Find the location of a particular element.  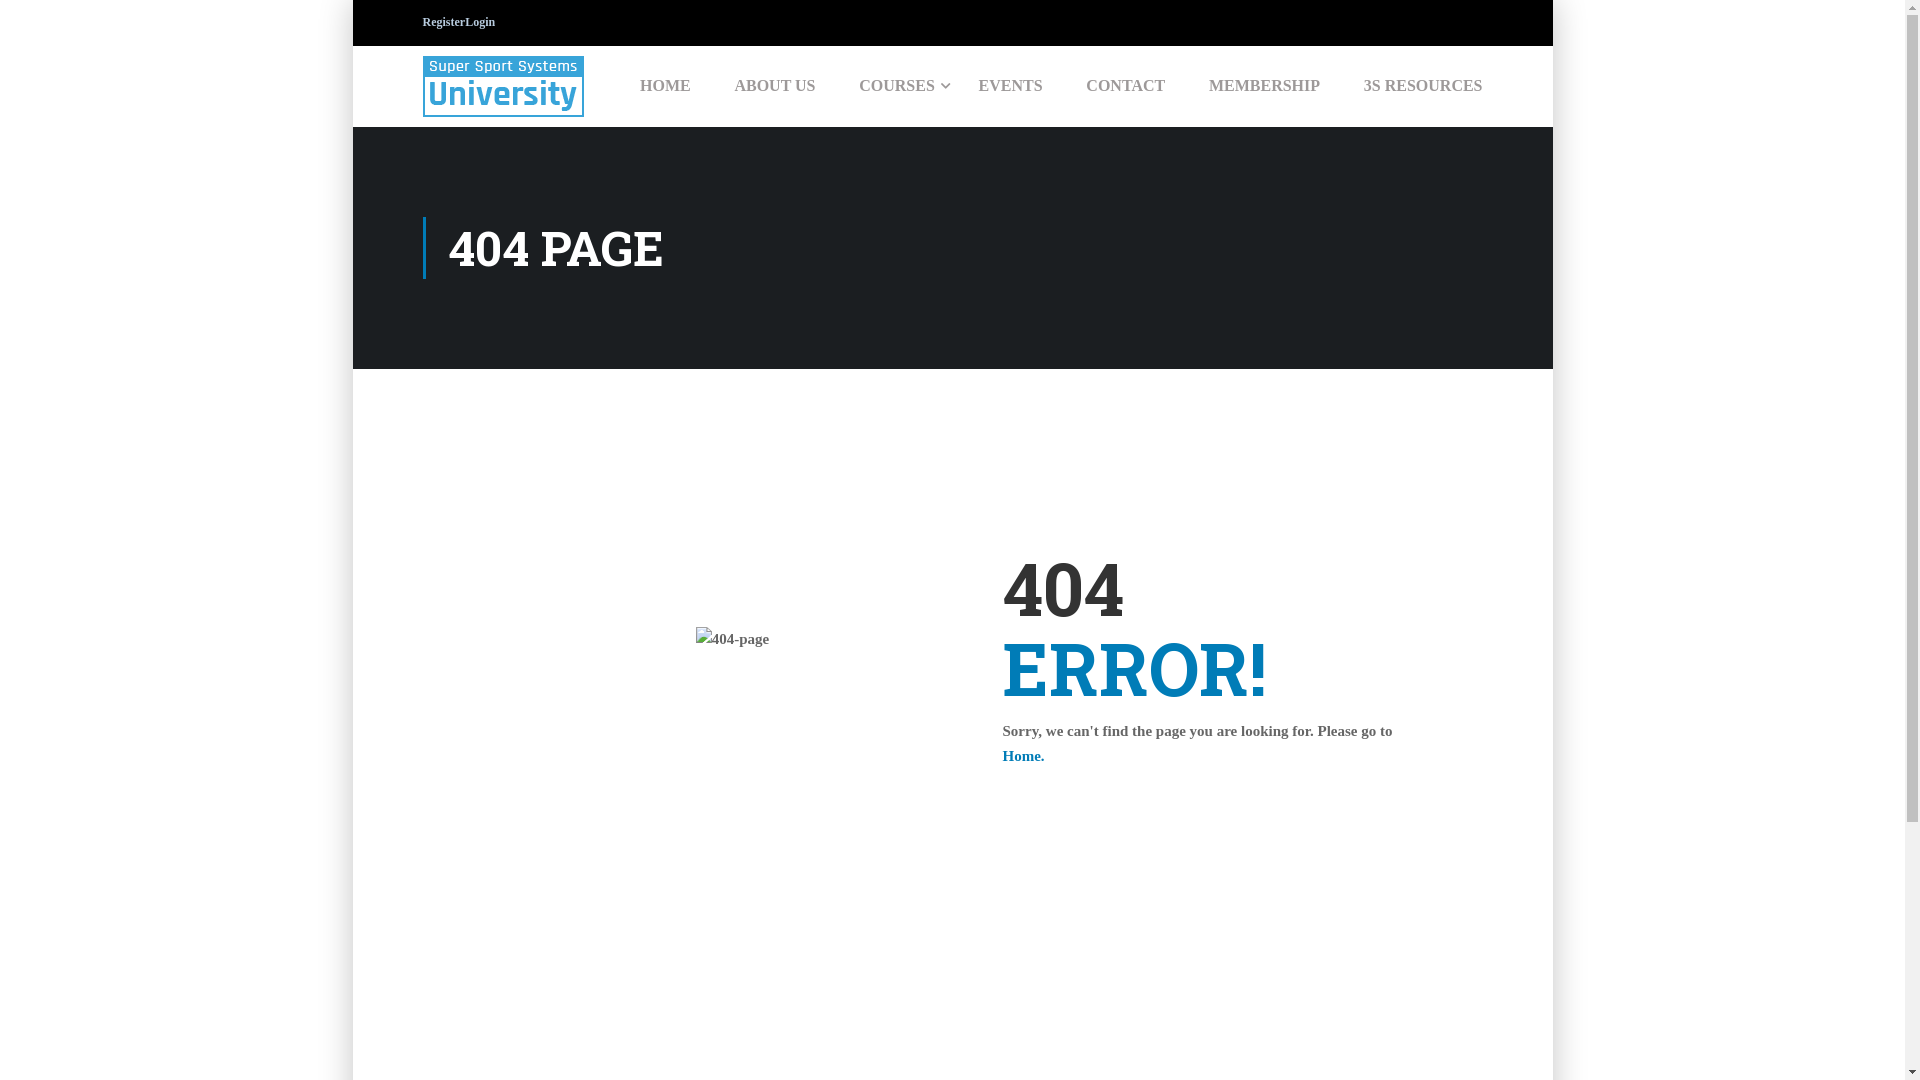

'MEMBERSHIP' is located at coordinates (1263, 84).